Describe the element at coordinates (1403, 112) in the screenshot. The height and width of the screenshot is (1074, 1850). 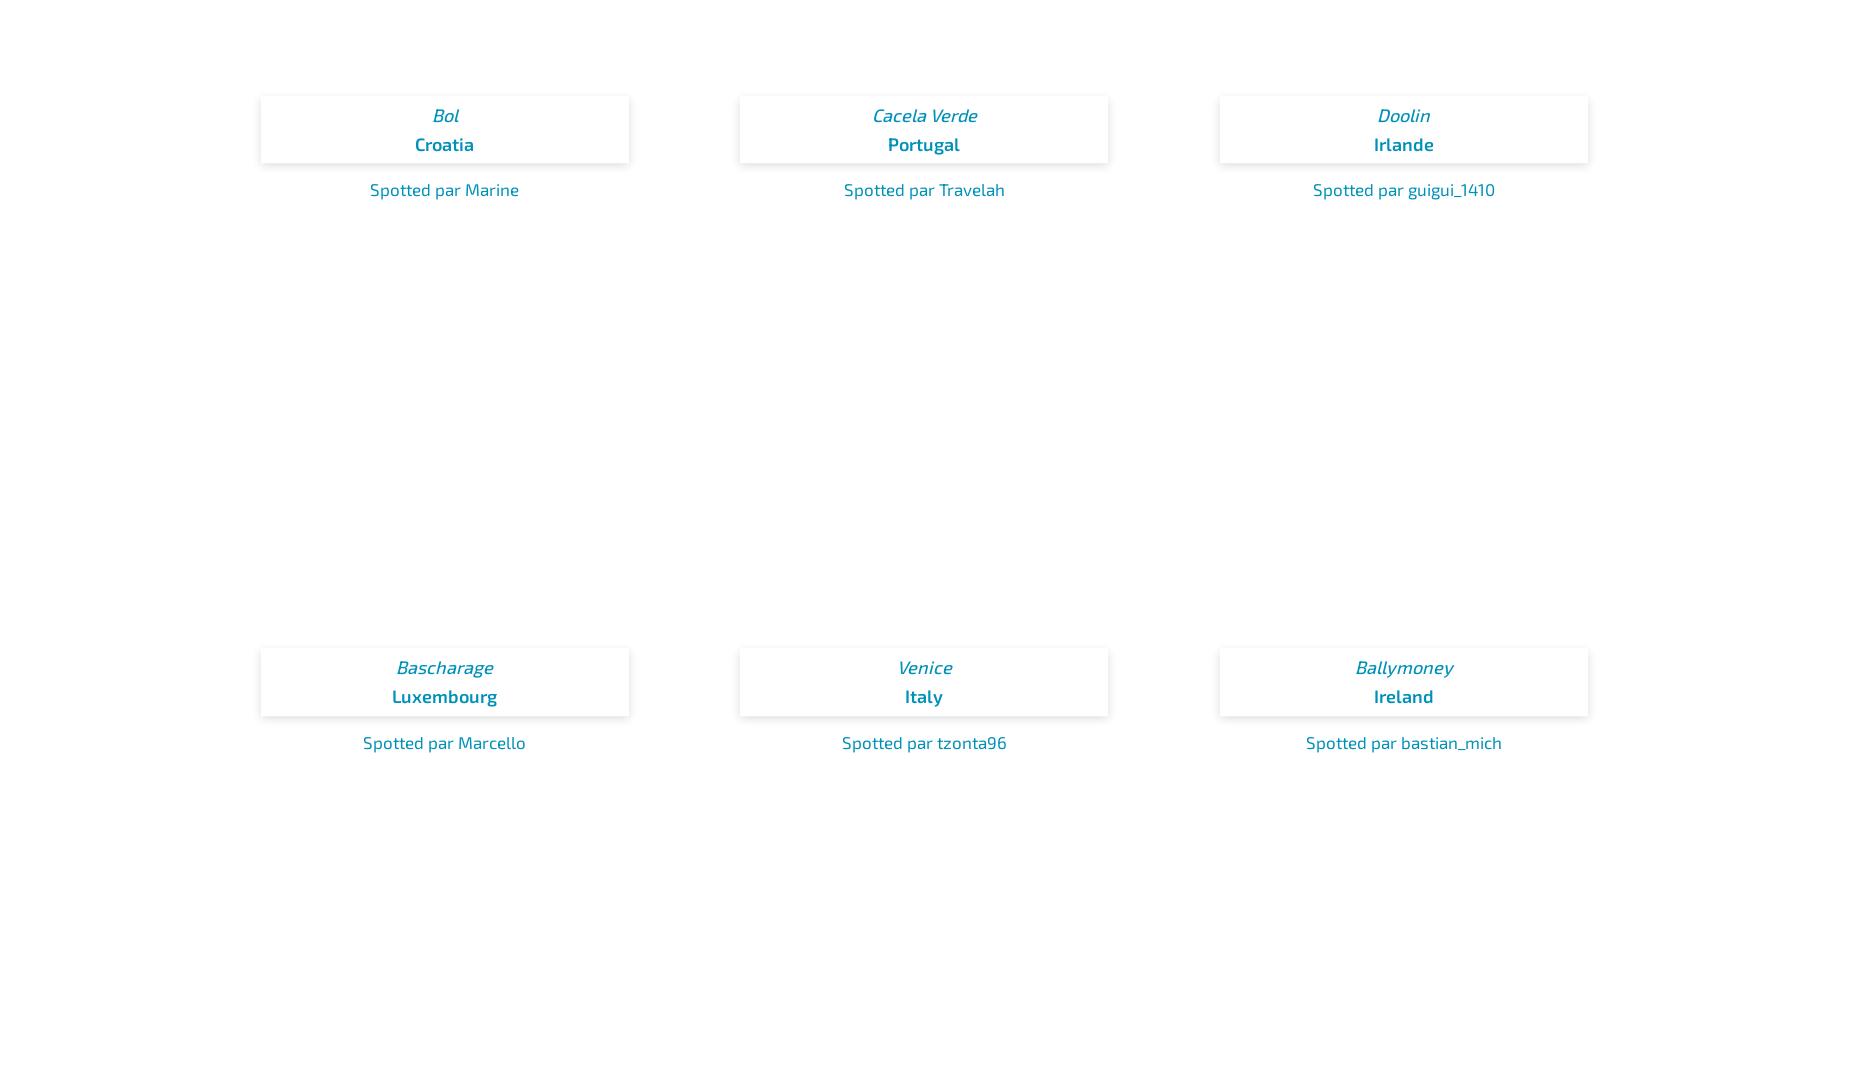
I see `'Doolin'` at that location.